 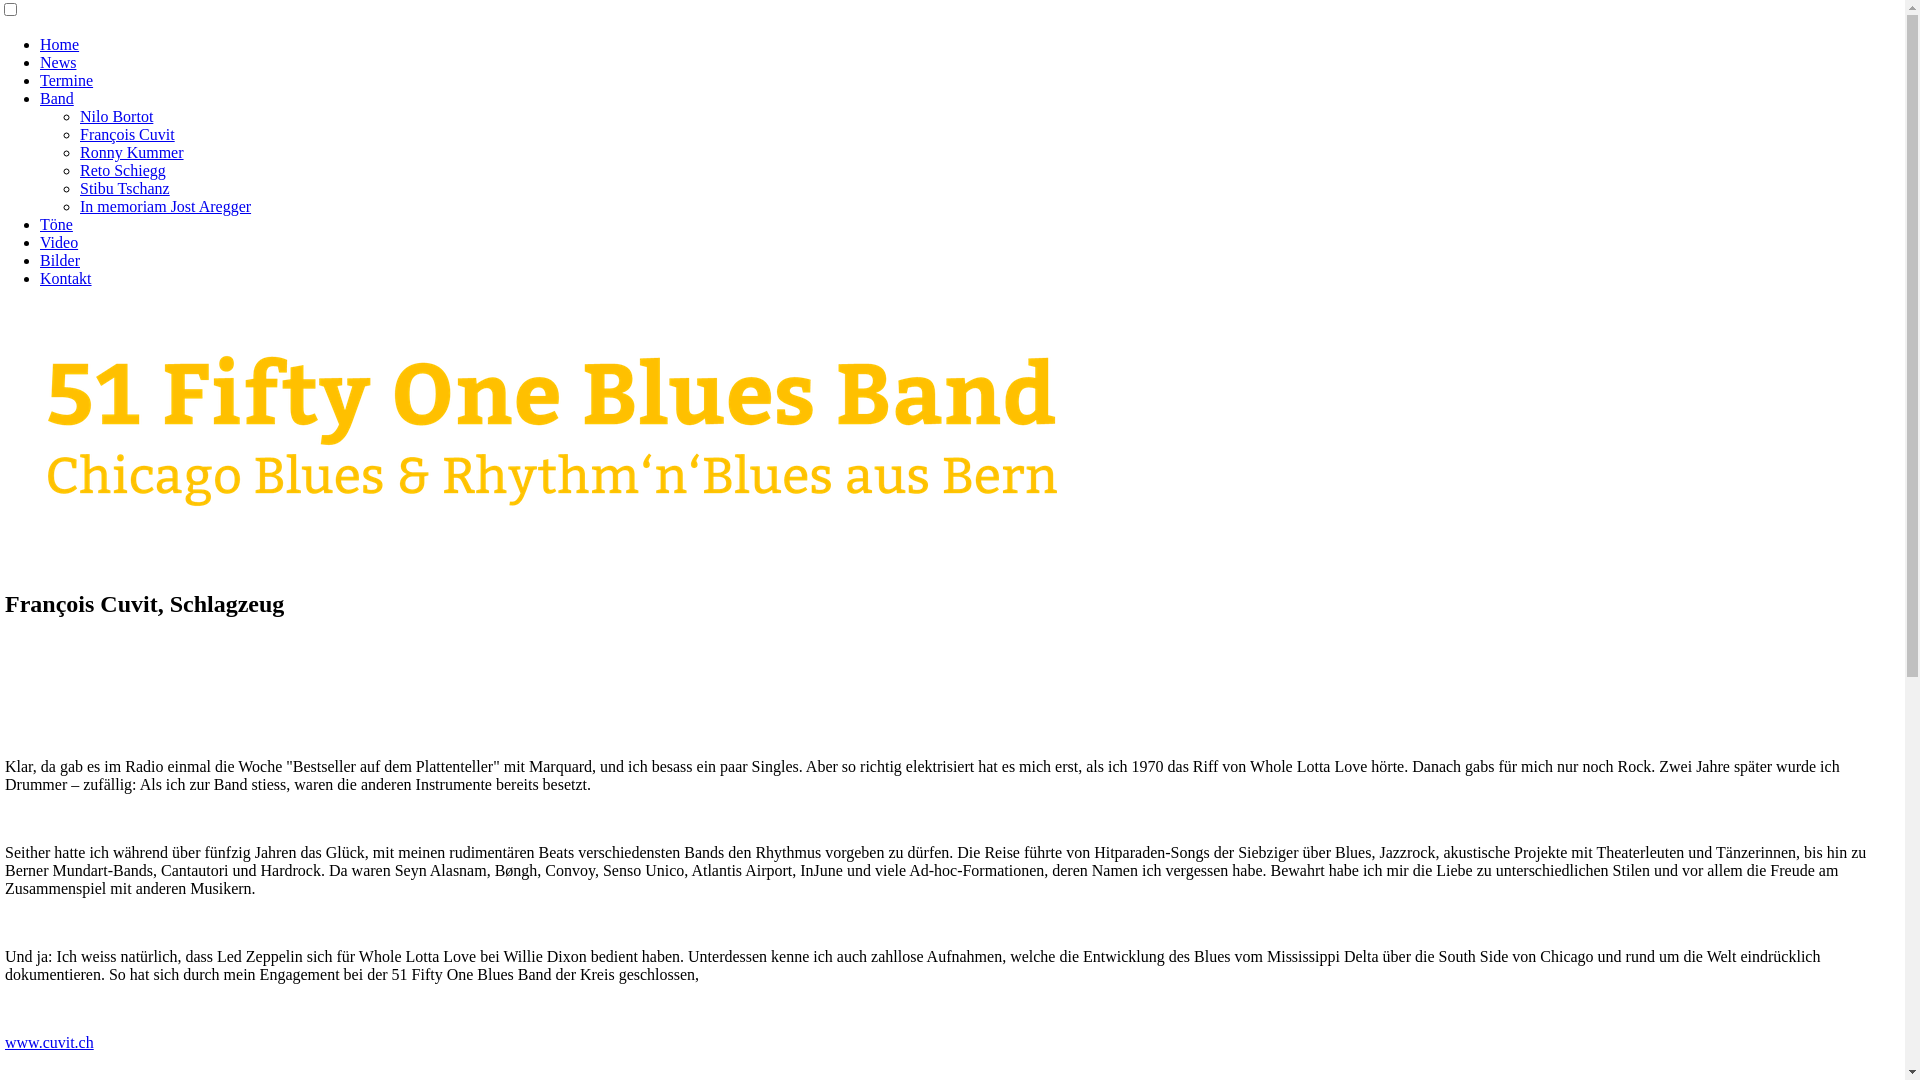 What do you see at coordinates (58, 241) in the screenshot?
I see `'Video'` at bounding box center [58, 241].